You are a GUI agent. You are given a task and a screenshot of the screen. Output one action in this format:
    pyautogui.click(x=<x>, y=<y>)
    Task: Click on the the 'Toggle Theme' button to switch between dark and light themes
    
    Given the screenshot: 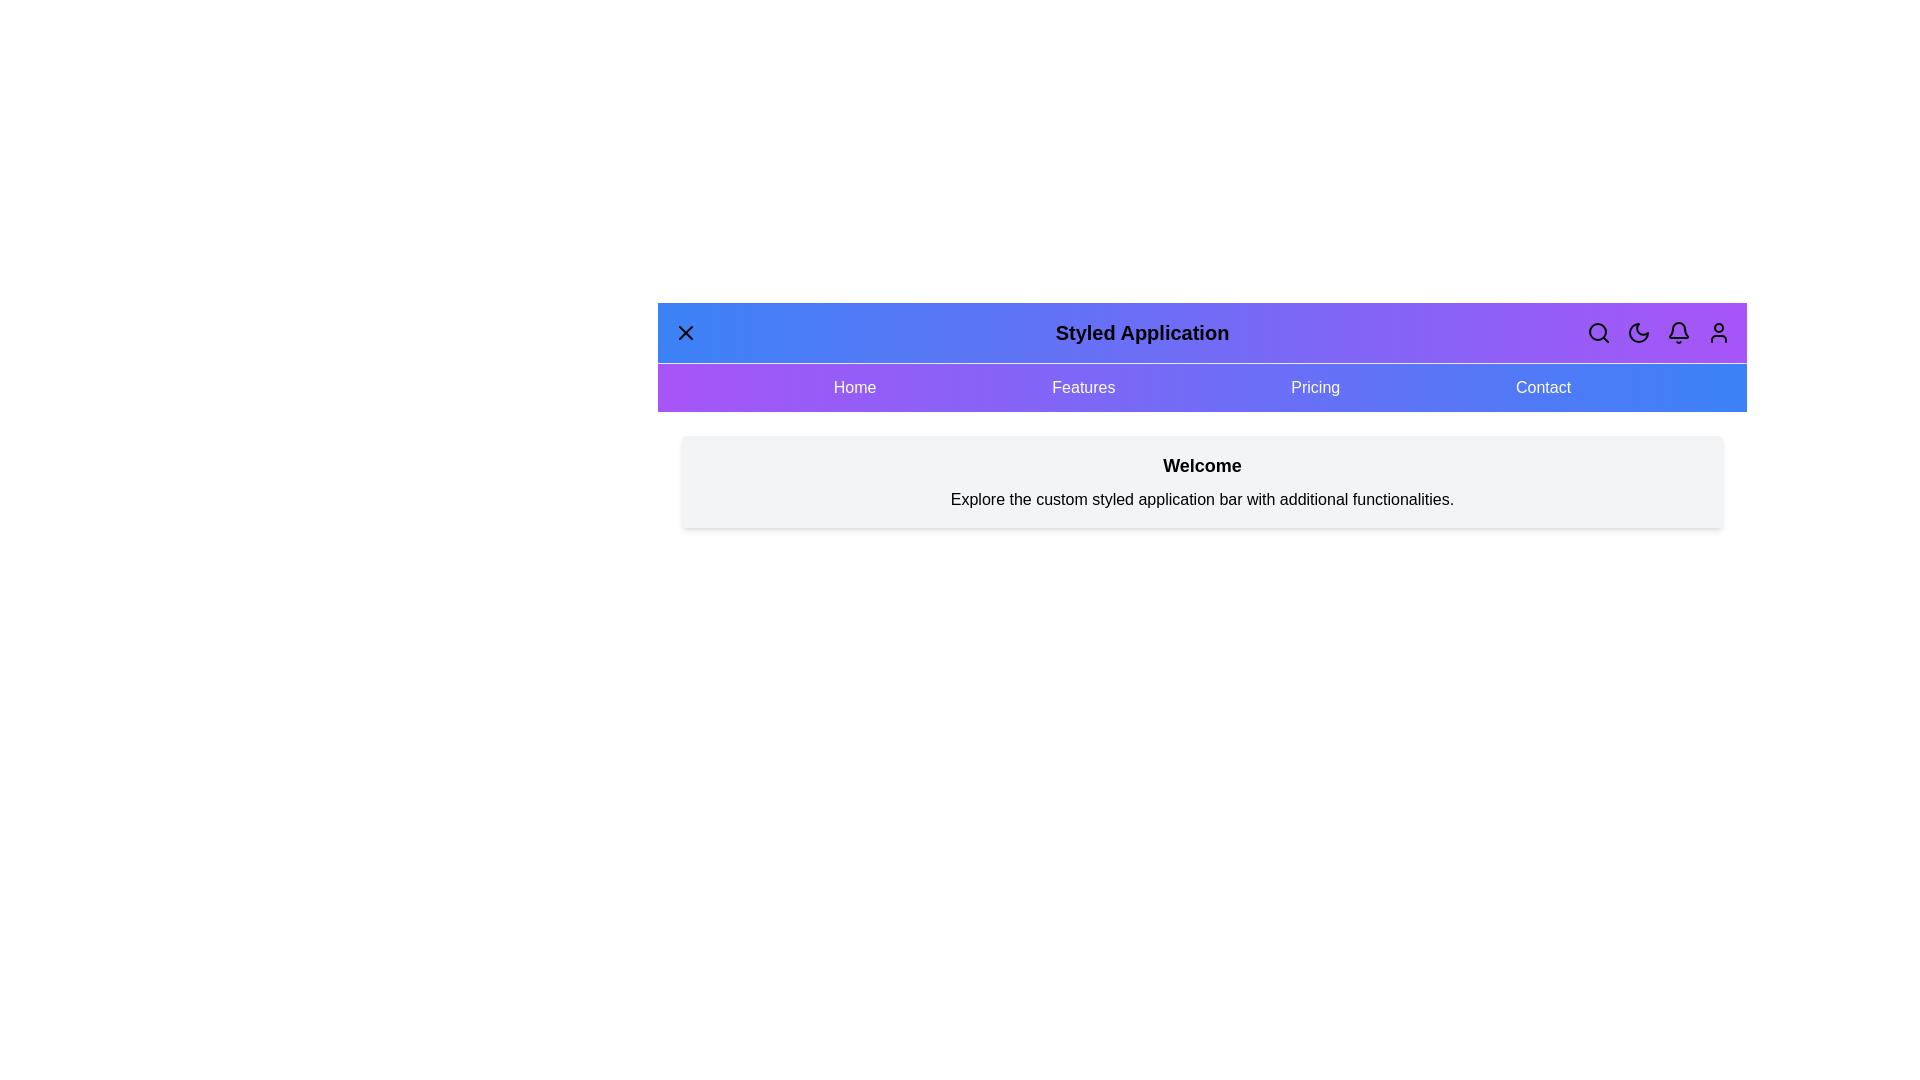 What is the action you would take?
    pyautogui.click(x=1638, y=331)
    